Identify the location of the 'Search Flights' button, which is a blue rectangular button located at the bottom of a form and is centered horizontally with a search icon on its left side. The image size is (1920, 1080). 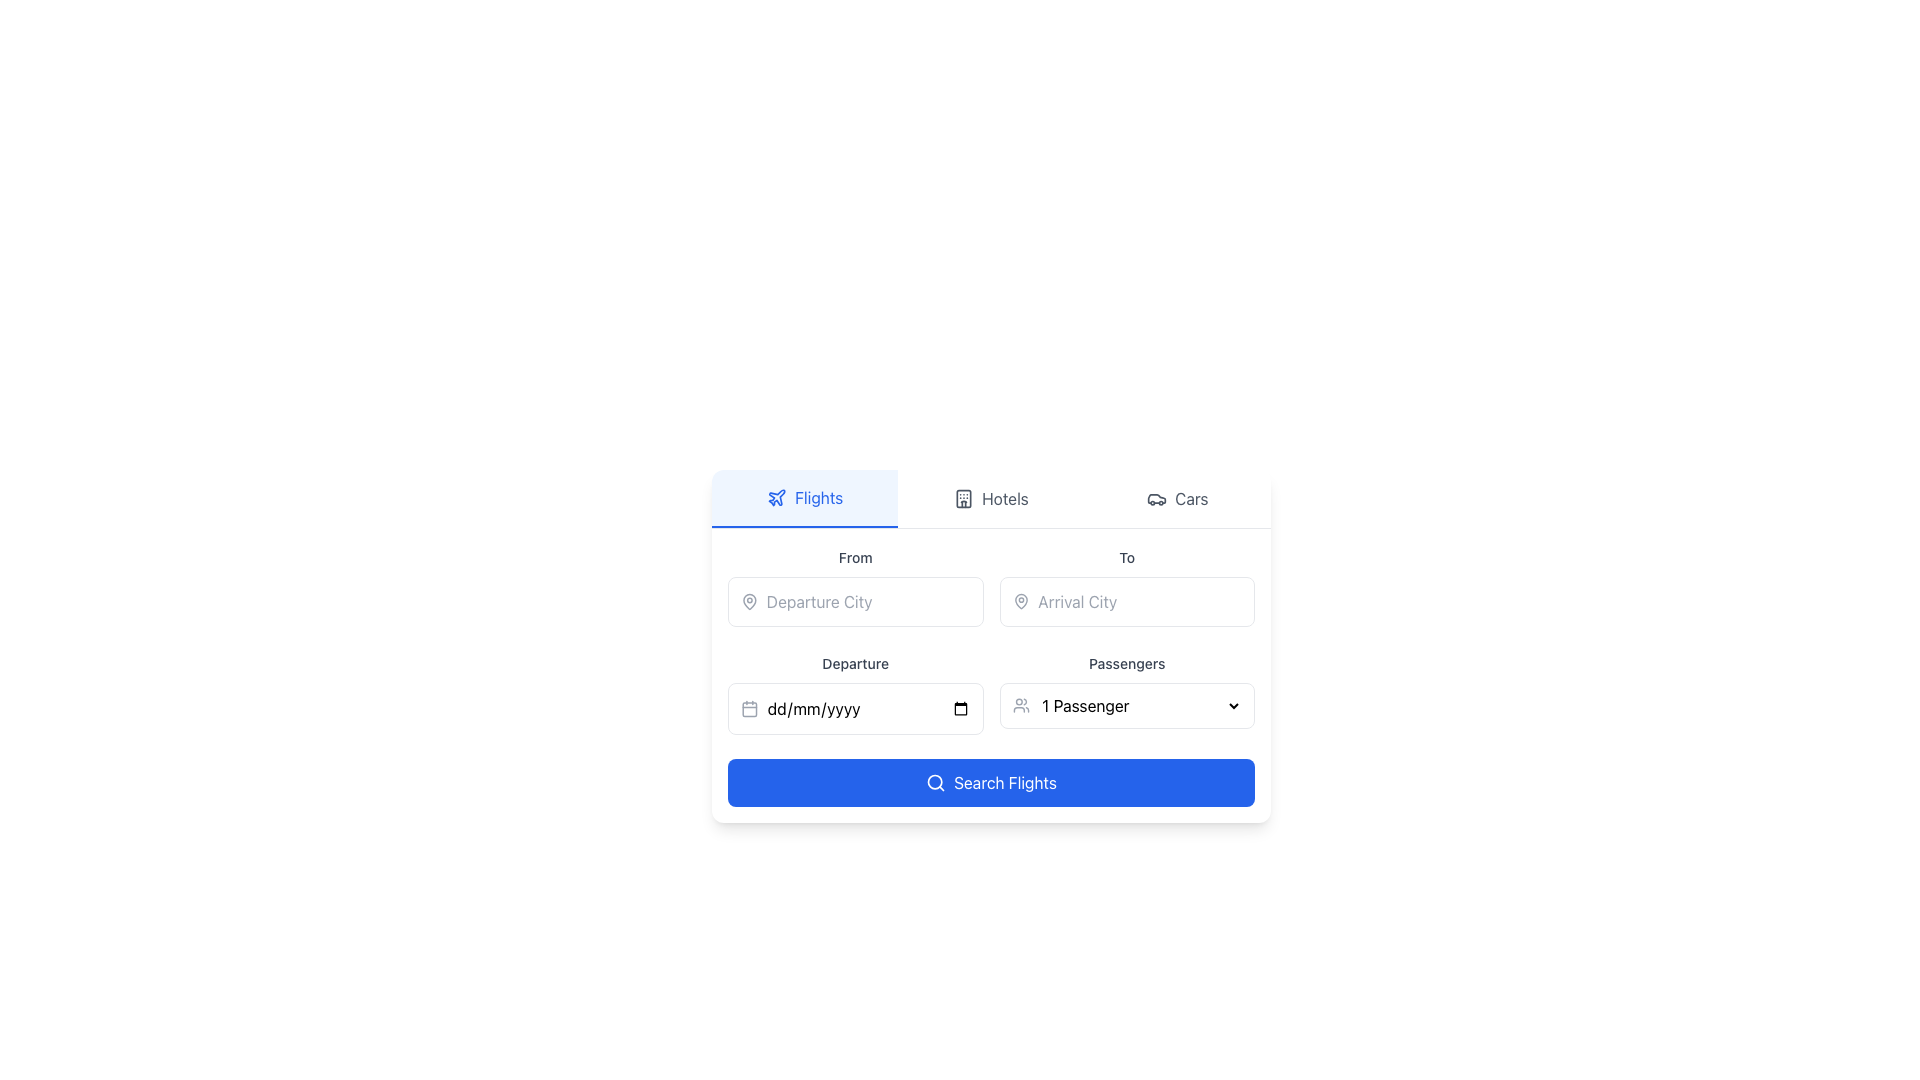
(1005, 782).